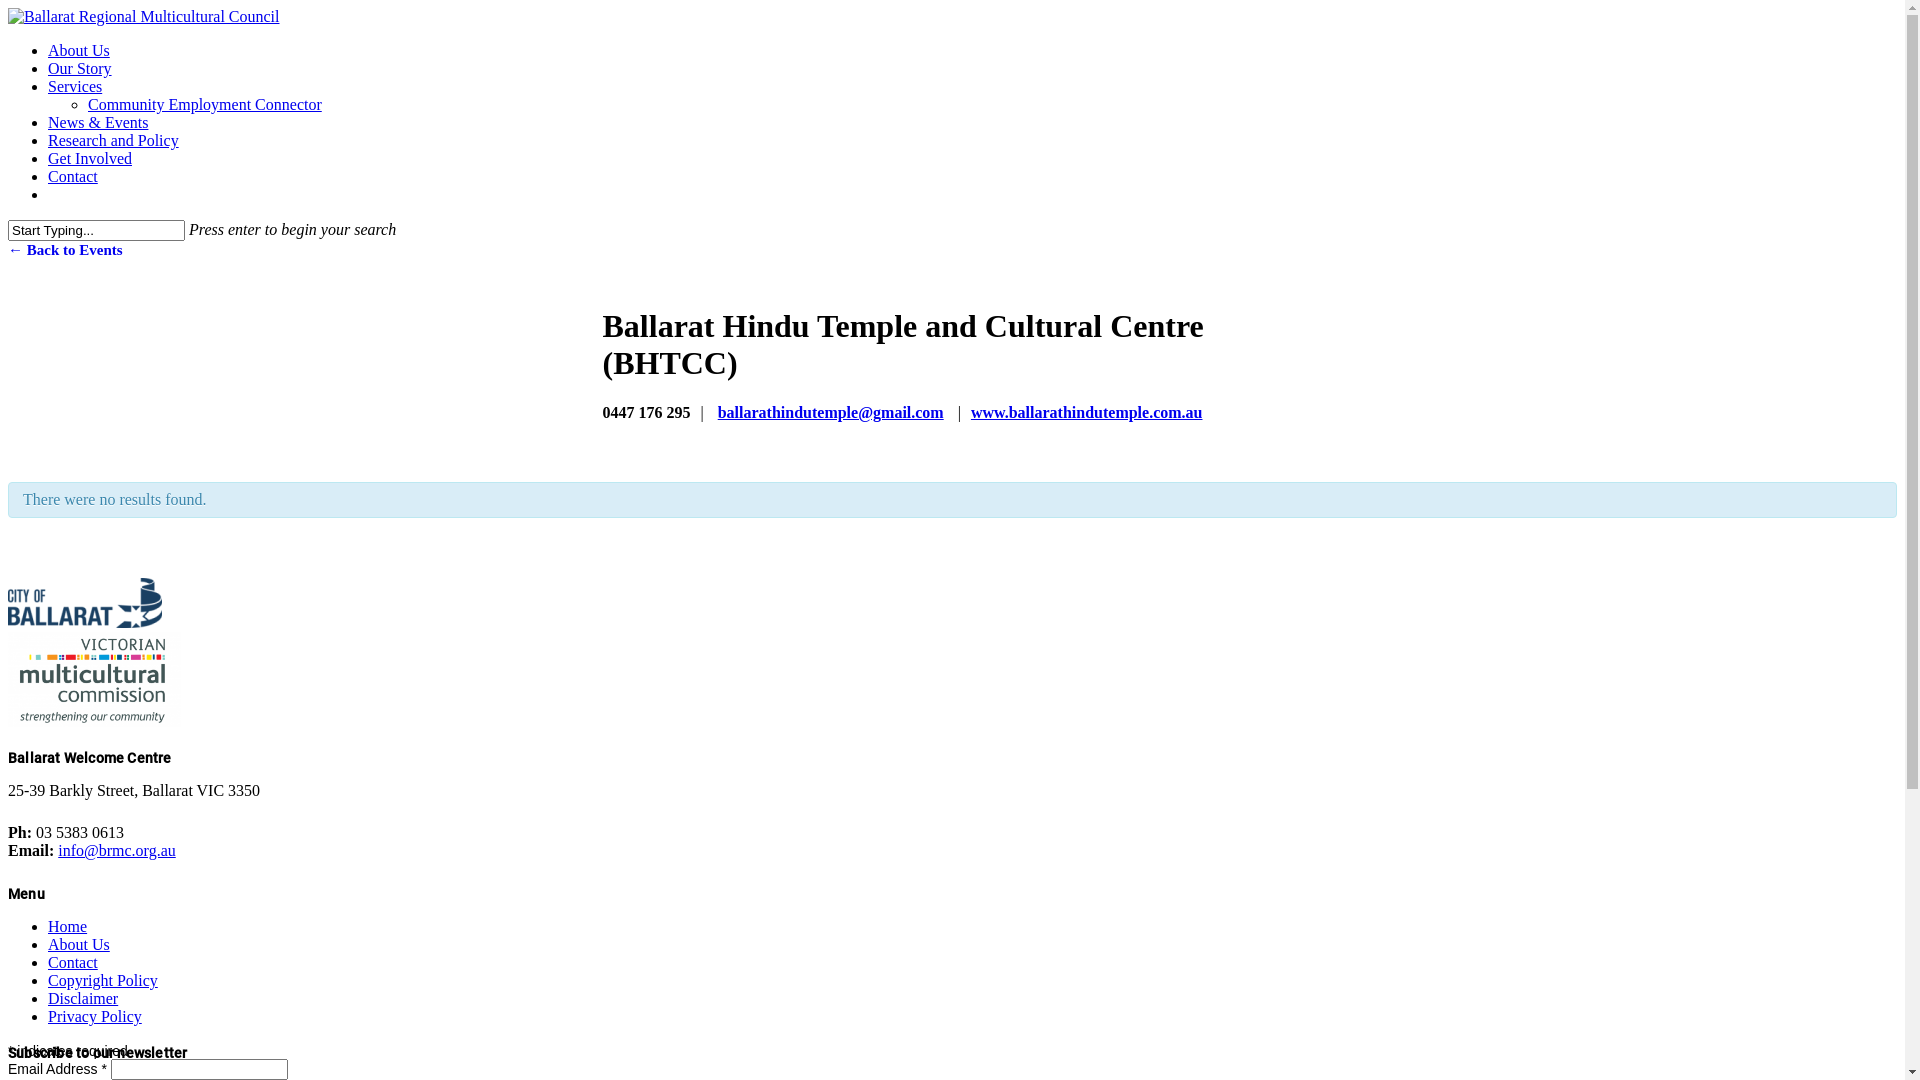  Describe the element at coordinates (67, 926) in the screenshot. I see `'Home'` at that location.